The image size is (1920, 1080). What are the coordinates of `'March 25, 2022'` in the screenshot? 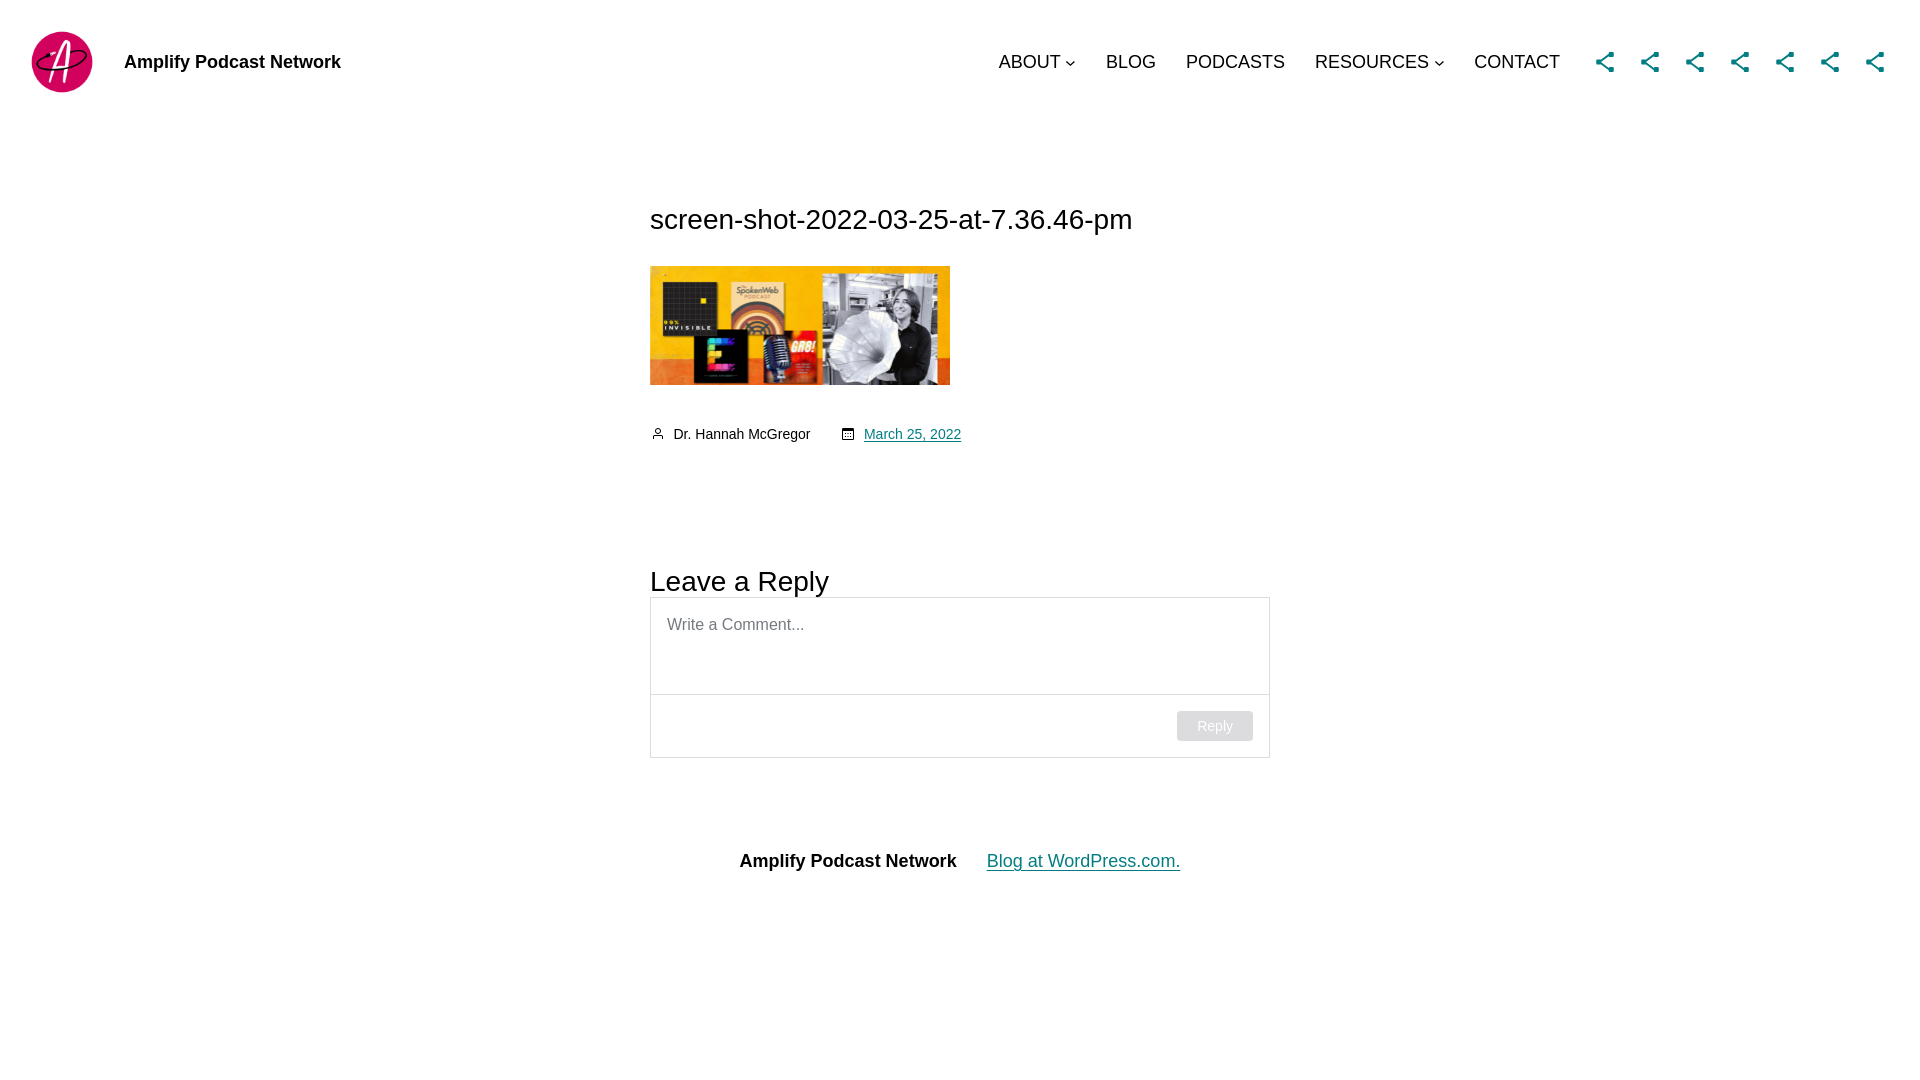 It's located at (911, 433).